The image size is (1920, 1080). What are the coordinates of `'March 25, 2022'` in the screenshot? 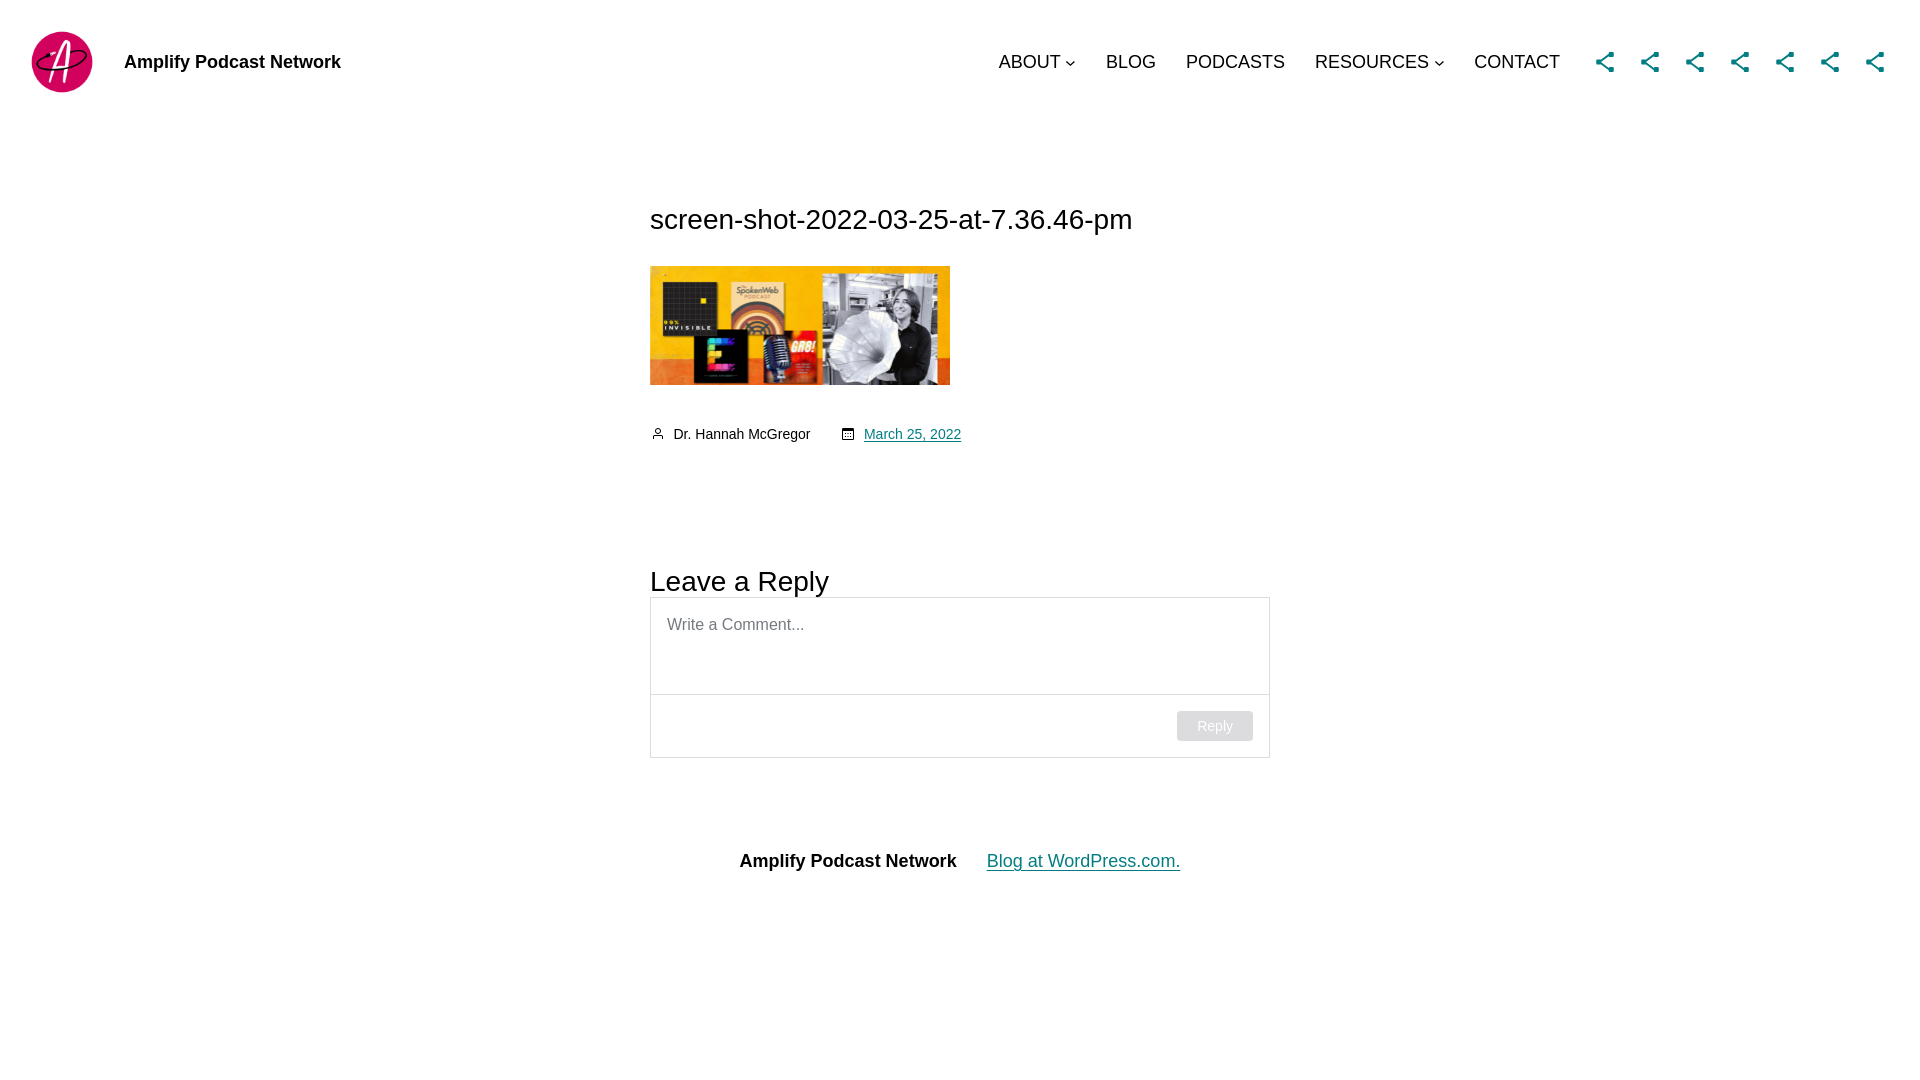 It's located at (911, 433).